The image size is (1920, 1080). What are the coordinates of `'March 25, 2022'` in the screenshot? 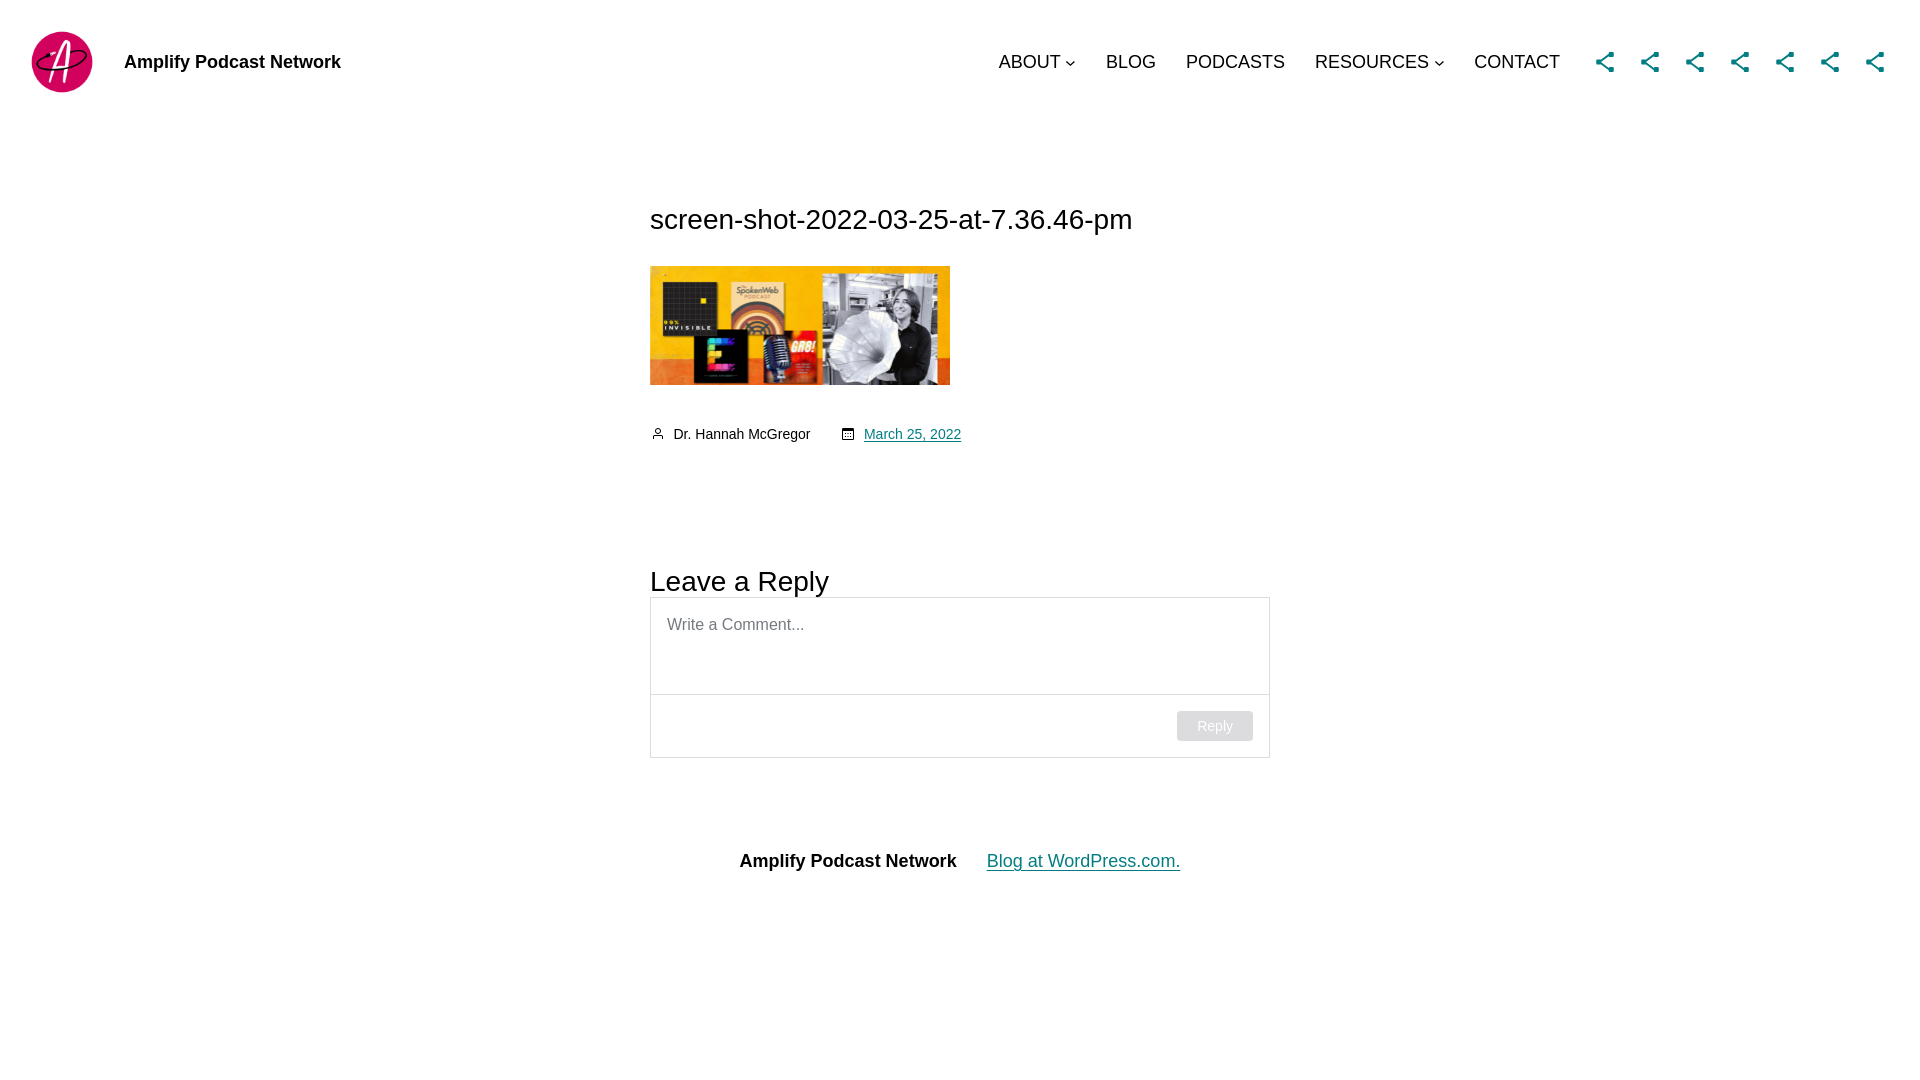 It's located at (911, 433).